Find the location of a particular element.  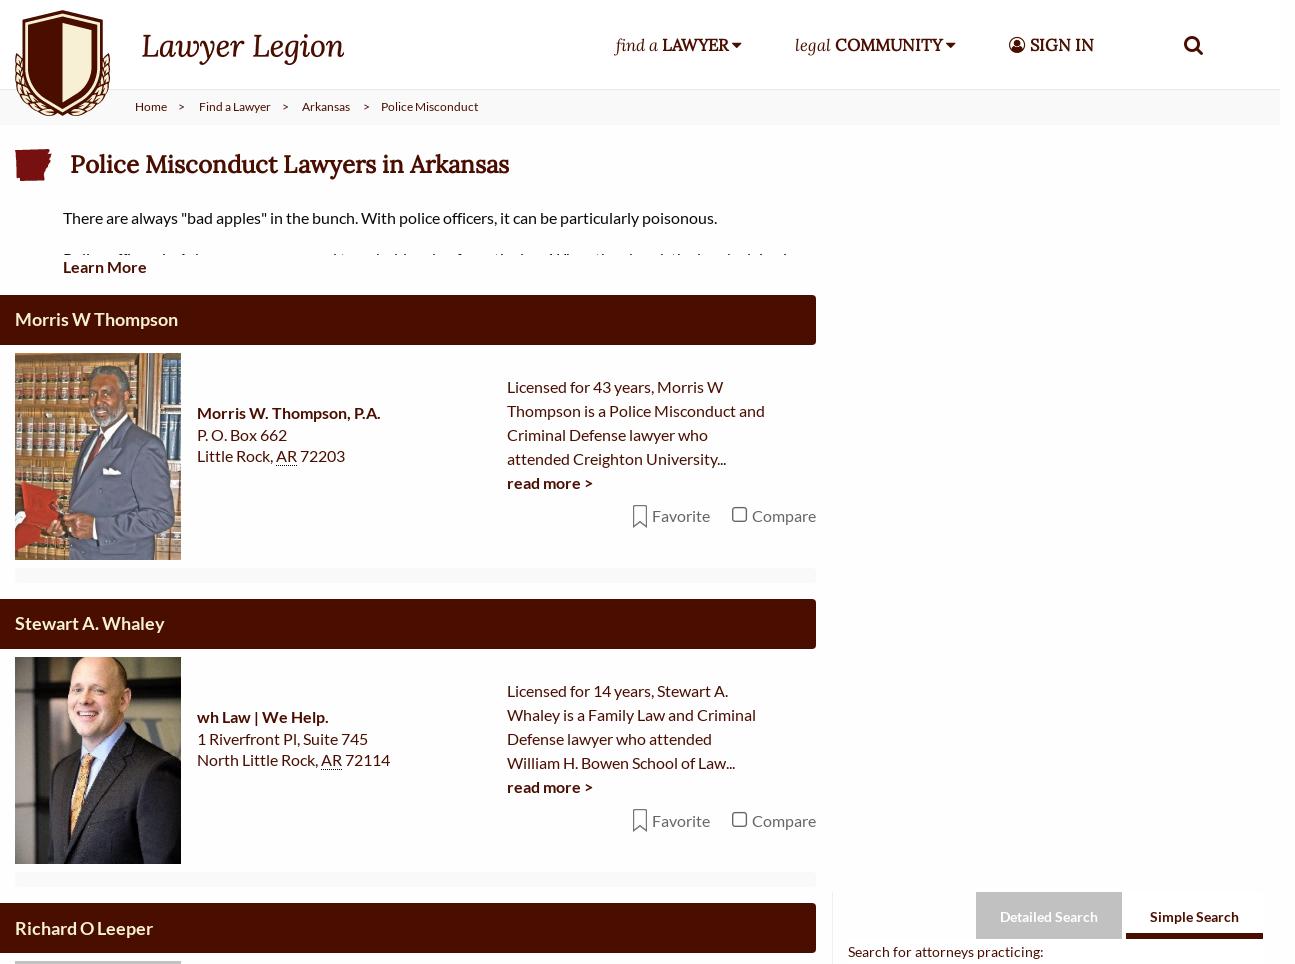

'72758' is located at coordinates (297, 709).